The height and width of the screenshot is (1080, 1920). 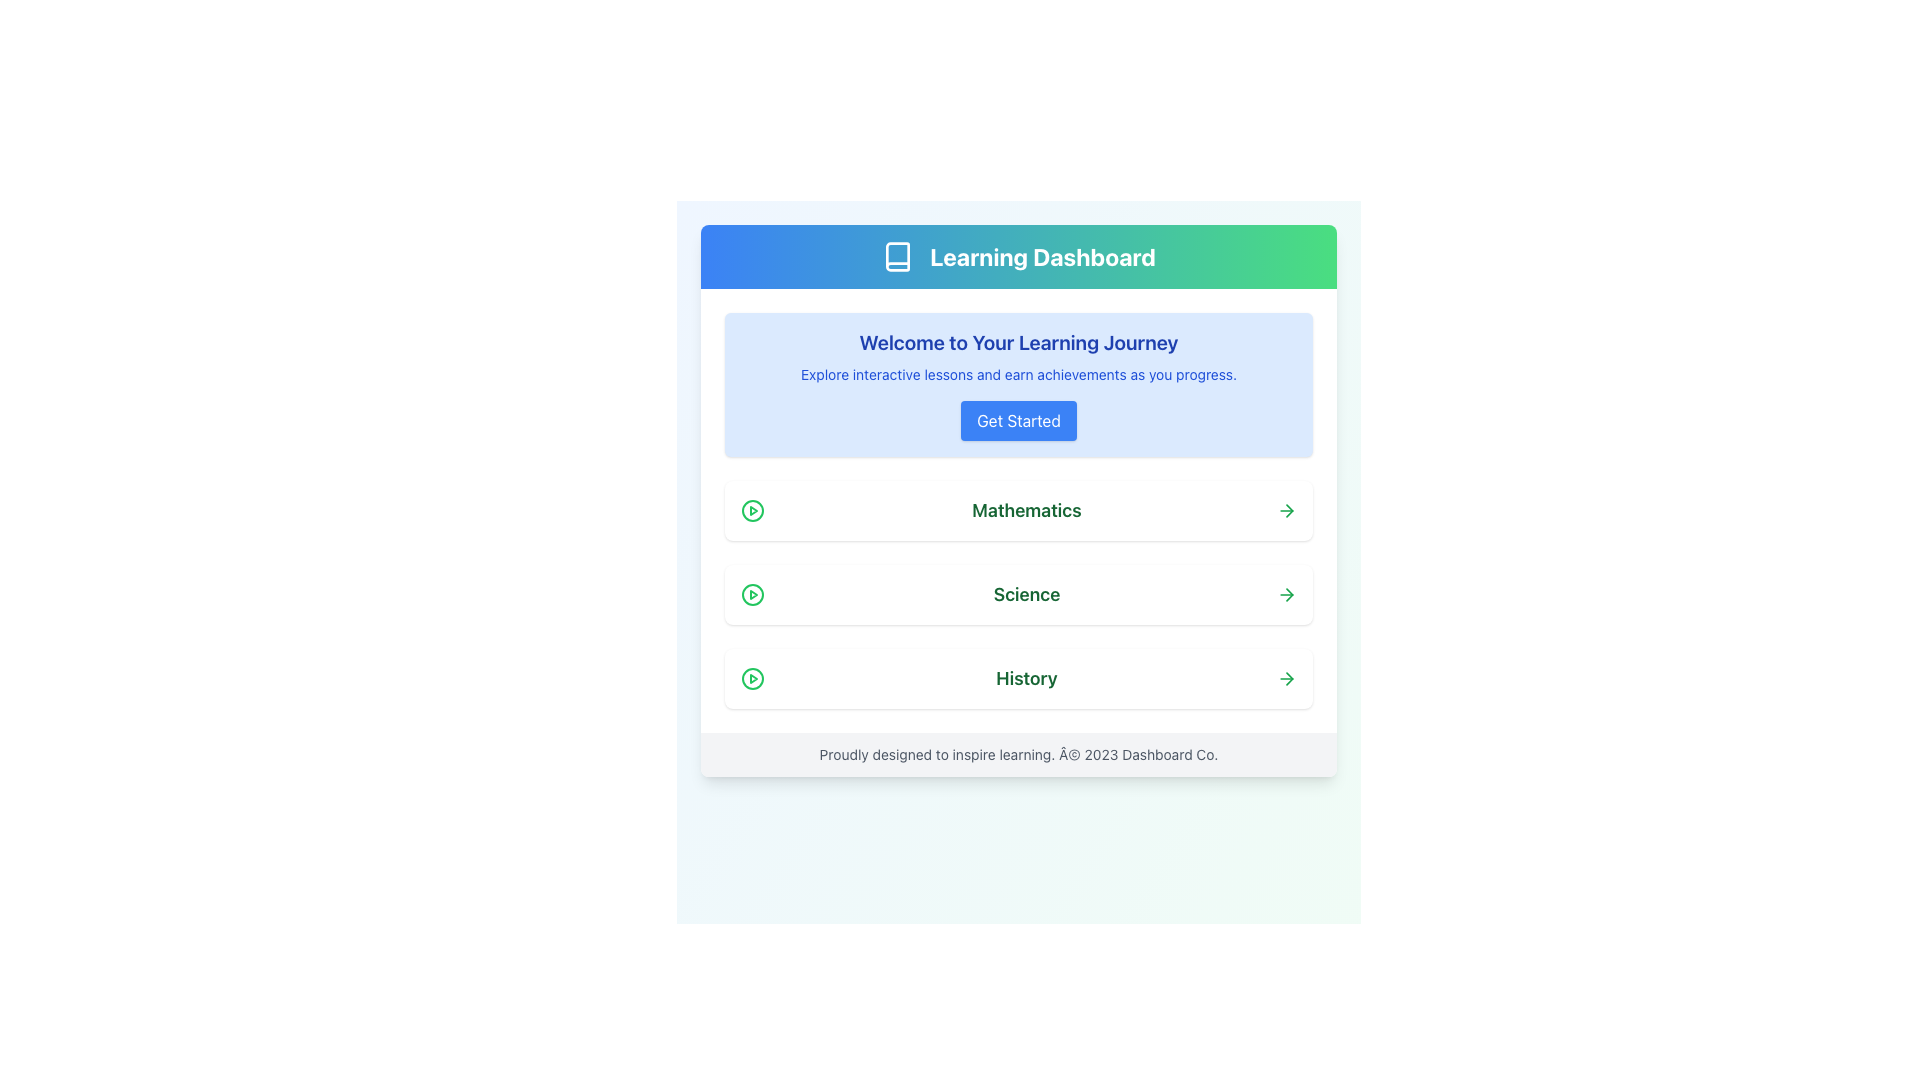 What do you see at coordinates (1018, 342) in the screenshot?
I see `the welcoming title text at the top of the Learning Dashboard panel, which introduces the purpose of the interactive platform` at bounding box center [1018, 342].